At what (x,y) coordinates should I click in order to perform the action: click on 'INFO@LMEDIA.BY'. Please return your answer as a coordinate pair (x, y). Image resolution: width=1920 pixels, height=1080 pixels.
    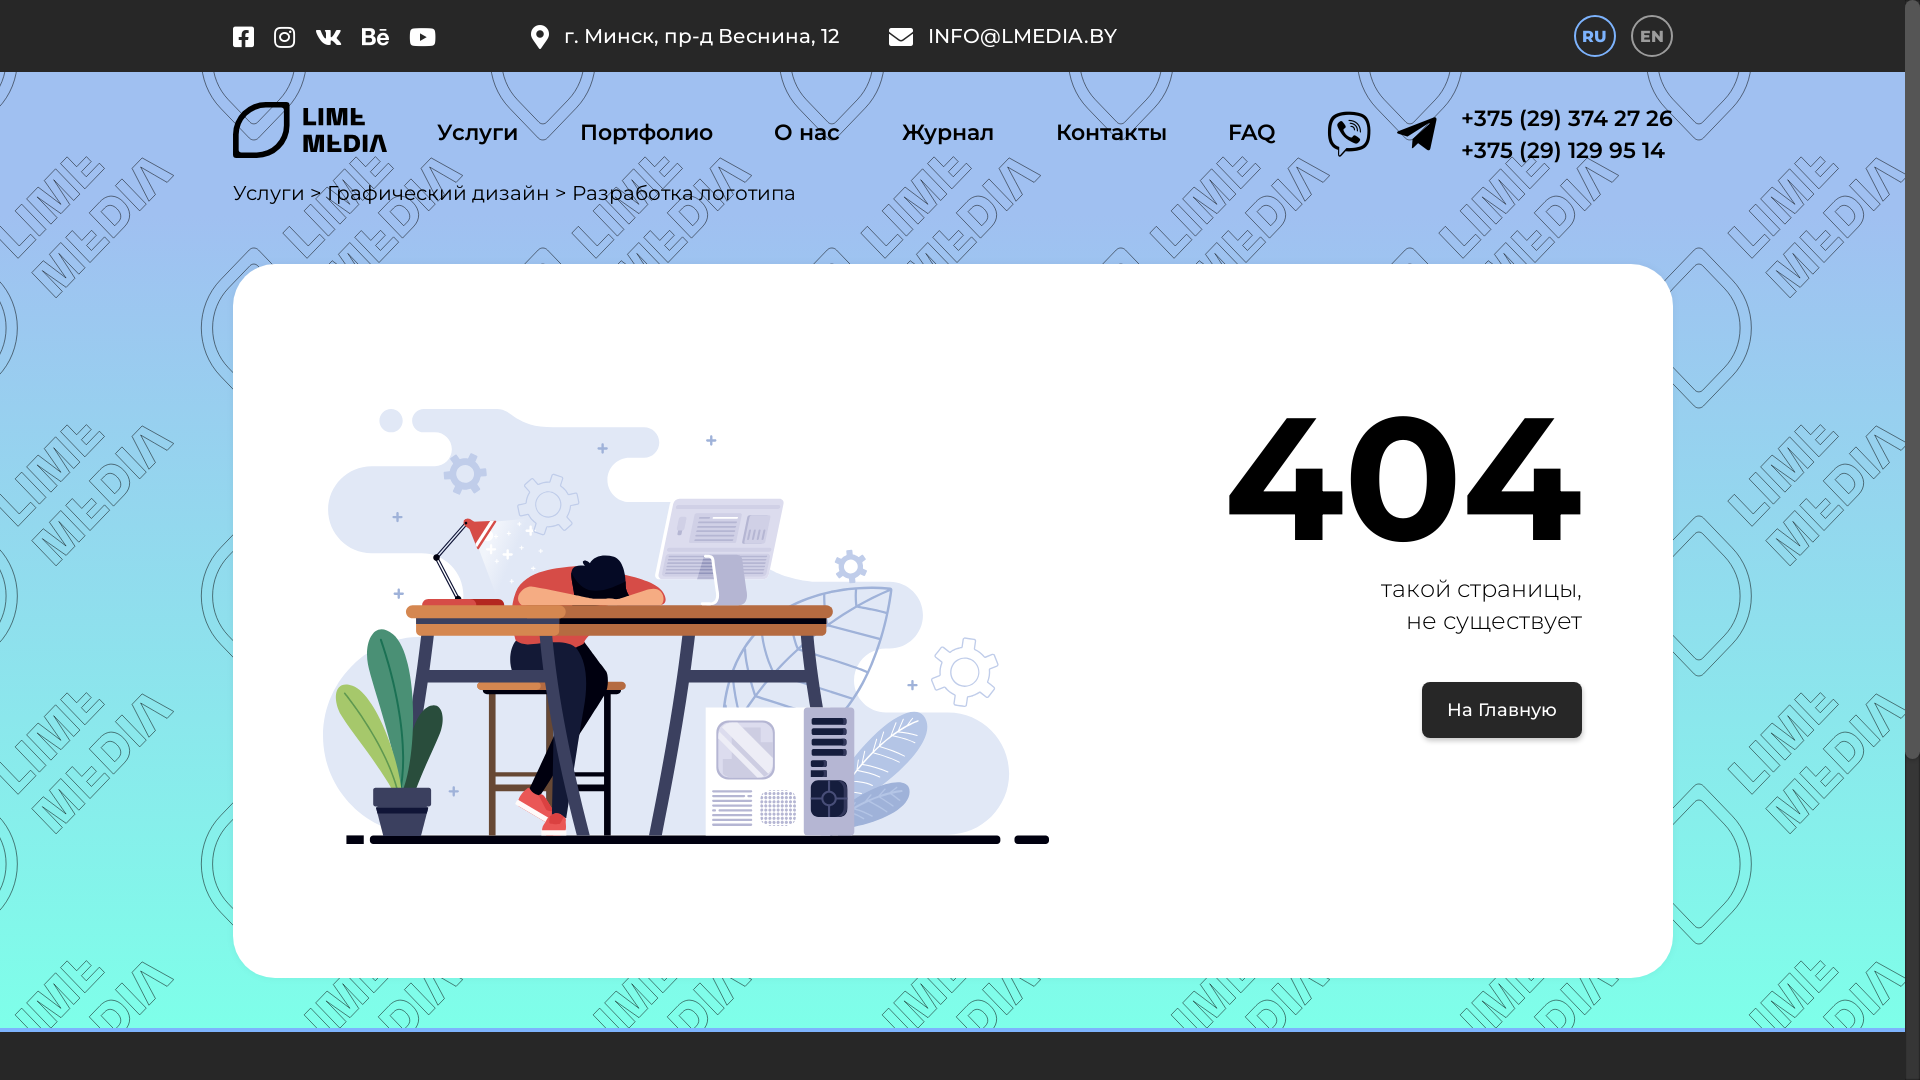
    Looking at the image, I should click on (1002, 36).